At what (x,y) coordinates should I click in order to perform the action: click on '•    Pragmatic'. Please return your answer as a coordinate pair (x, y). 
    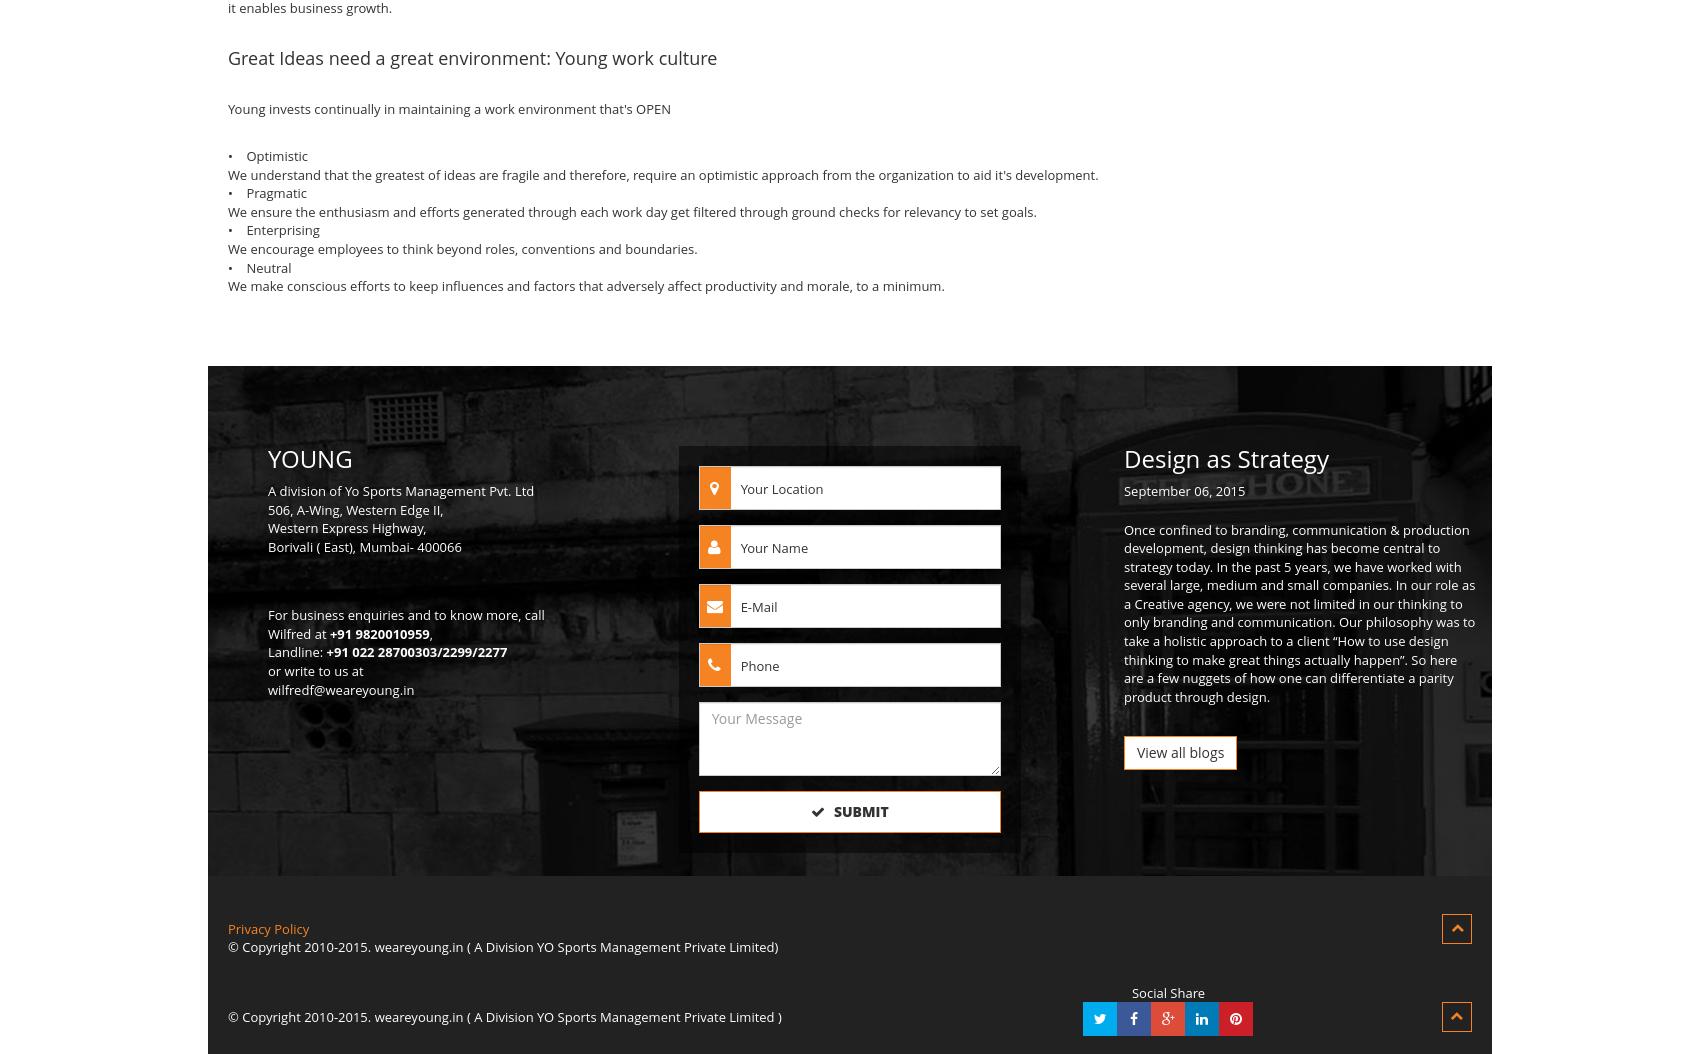
    Looking at the image, I should click on (267, 191).